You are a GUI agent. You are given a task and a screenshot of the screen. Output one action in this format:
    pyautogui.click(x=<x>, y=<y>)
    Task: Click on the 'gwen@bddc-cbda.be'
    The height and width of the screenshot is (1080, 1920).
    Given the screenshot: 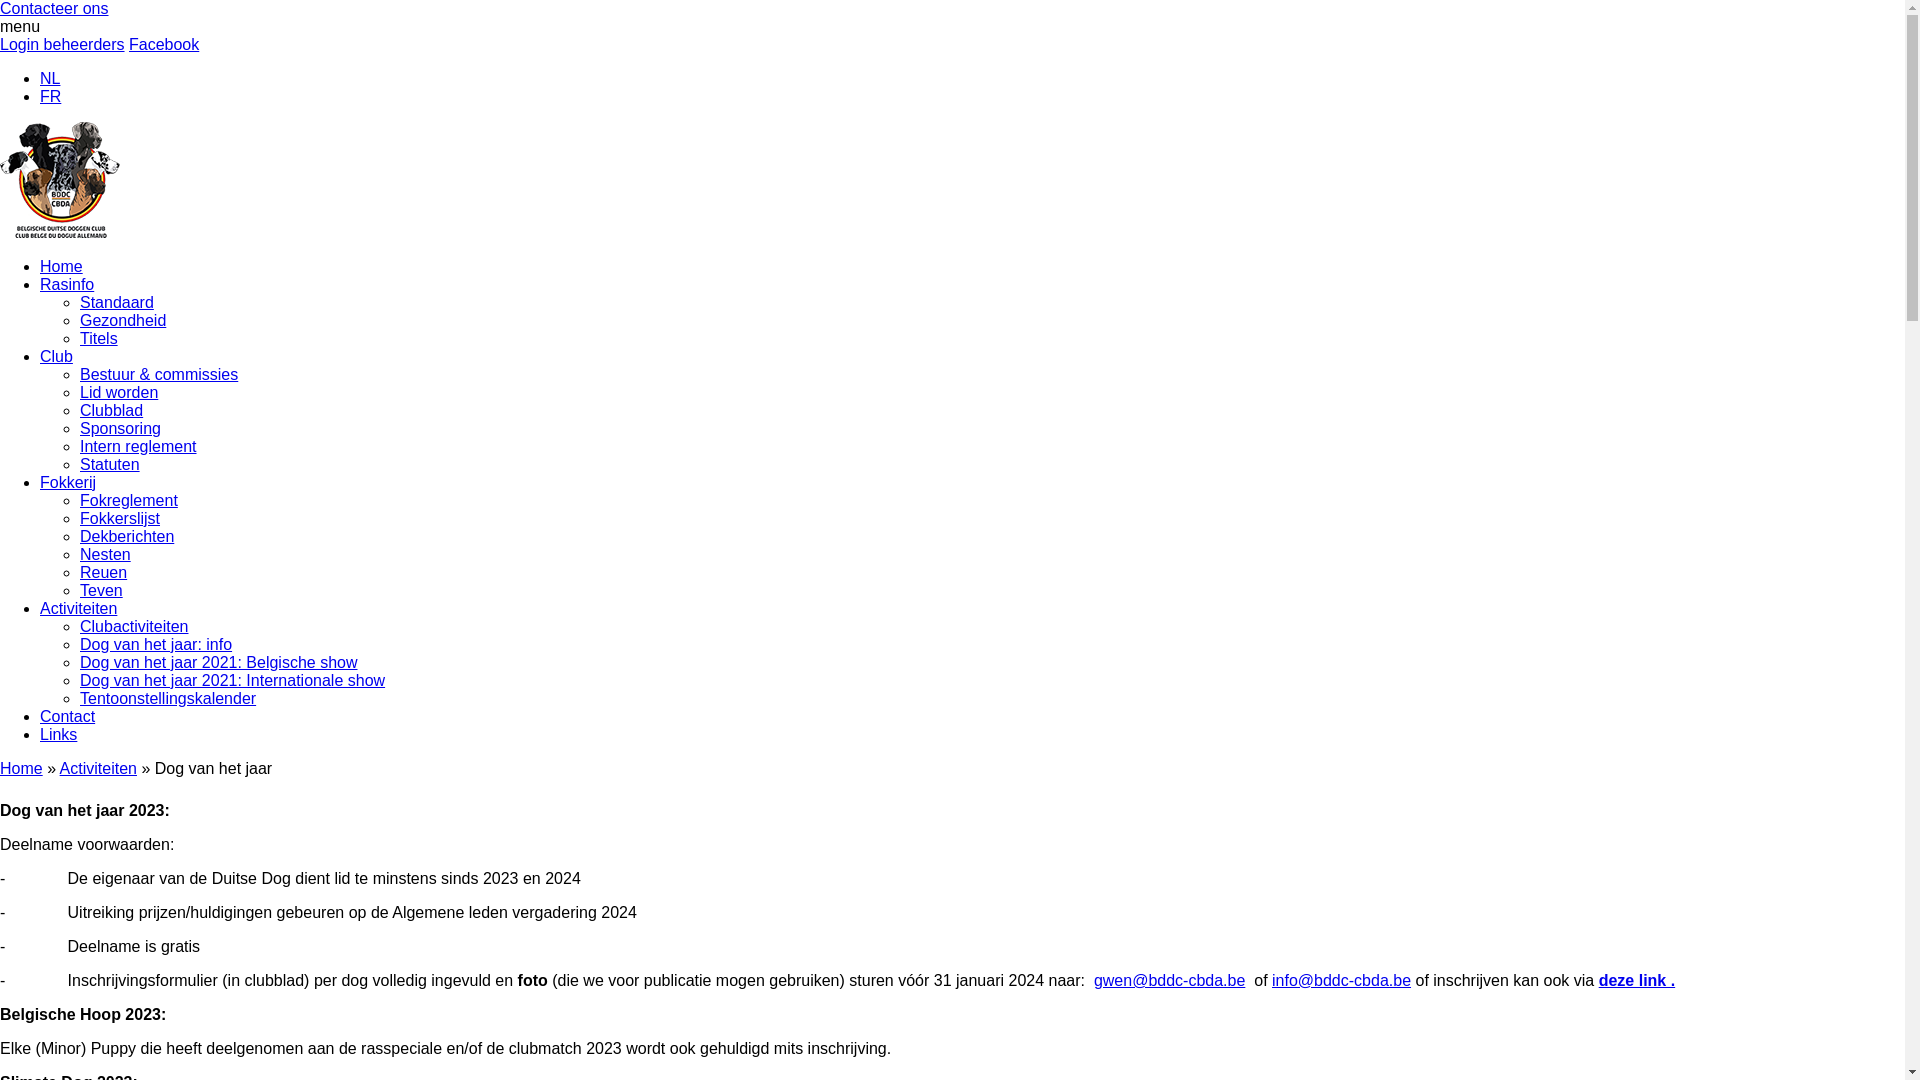 What is the action you would take?
    pyautogui.click(x=1169, y=979)
    